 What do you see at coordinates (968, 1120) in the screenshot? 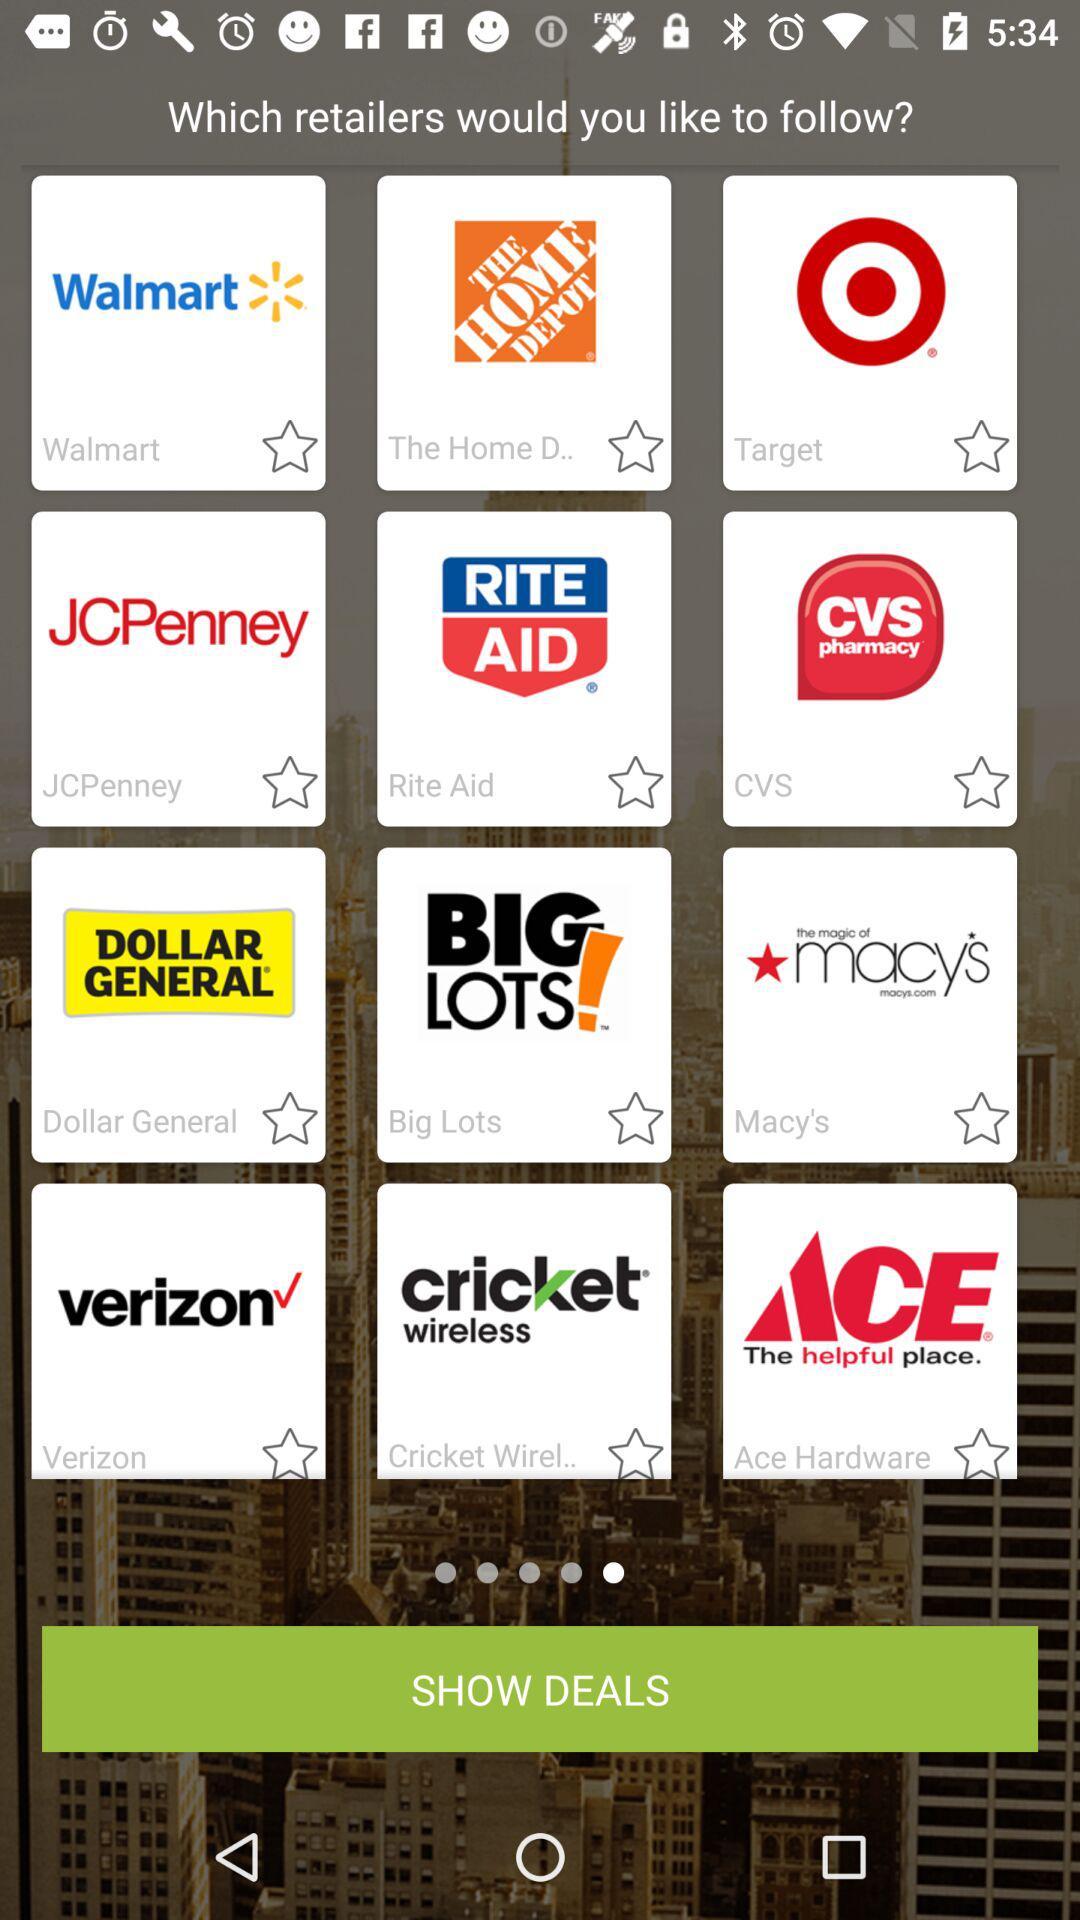
I see `favorite` at bounding box center [968, 1120].